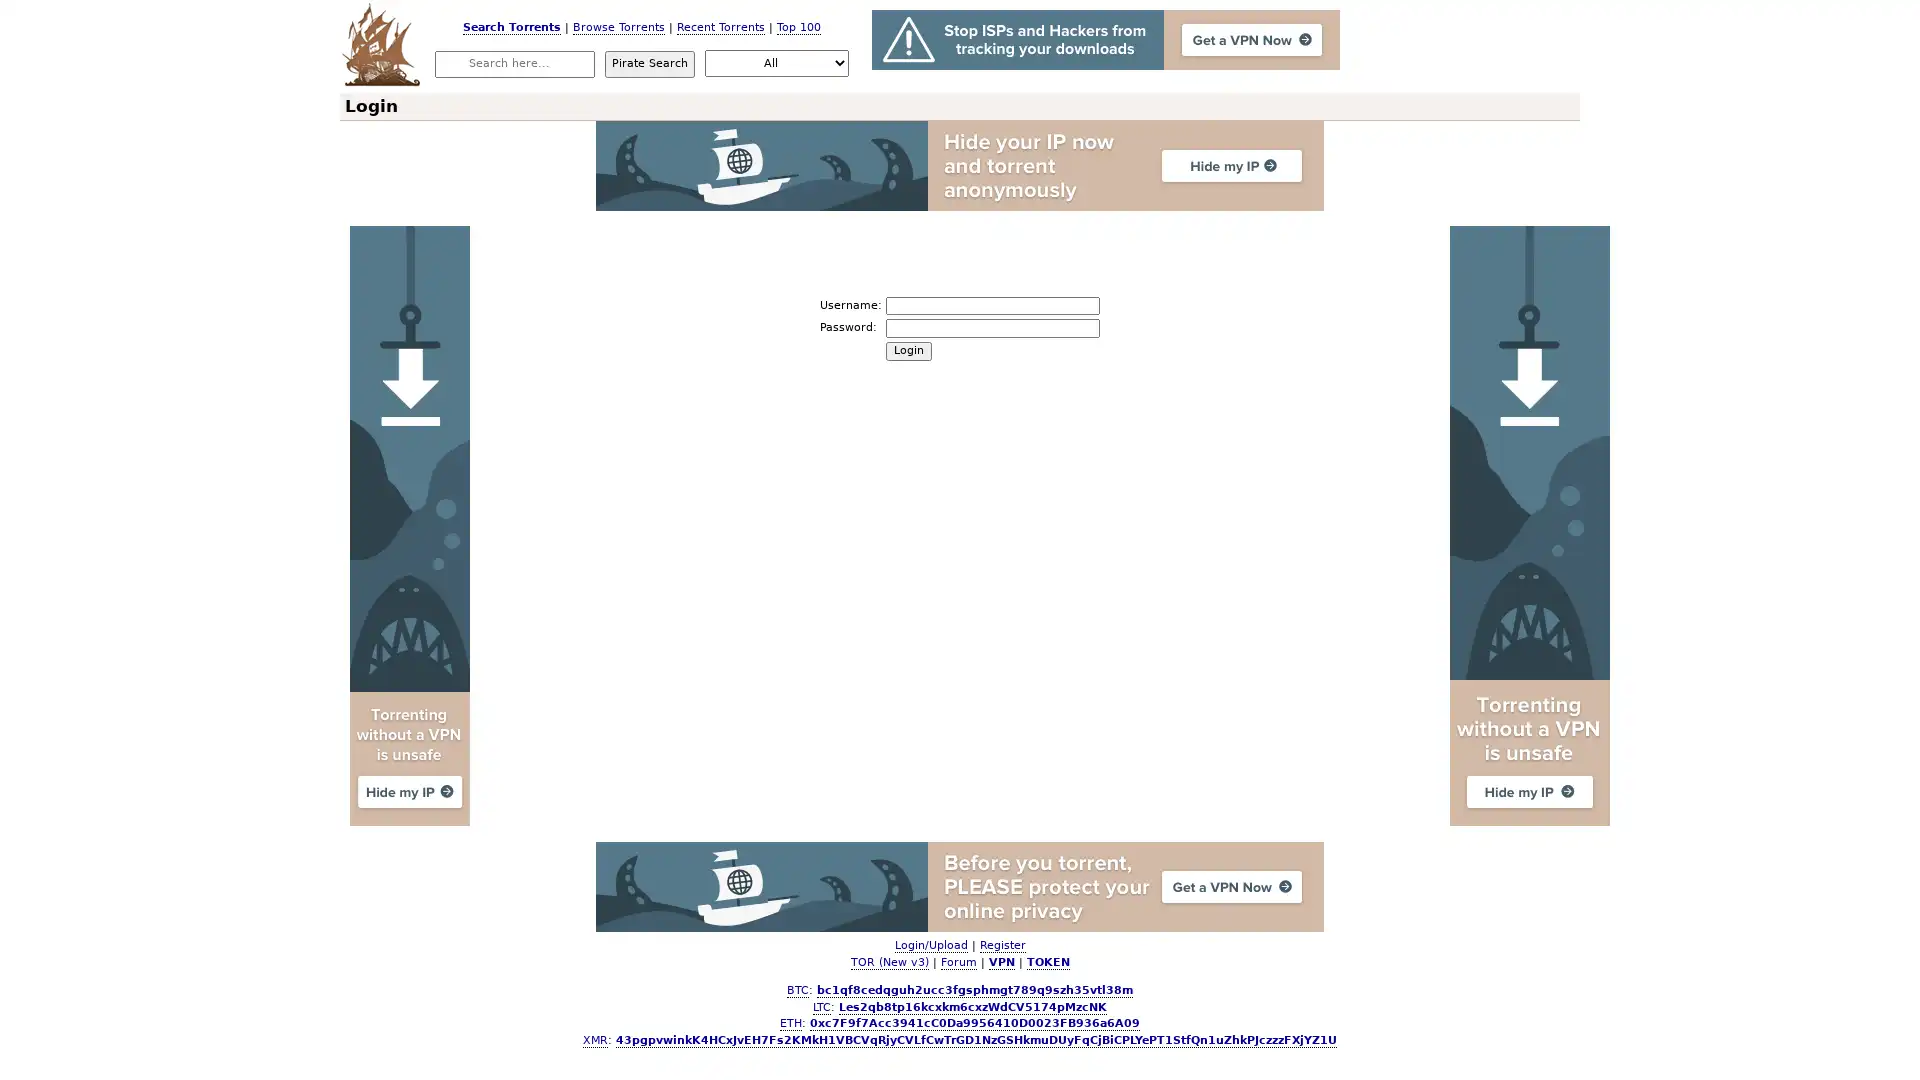 Image resolution: width=1920 pixels, height=1080 pixels. What do you see at coordinates (907, 350) in the screenshot?
I see `Login` at bounding box center [907, 350].